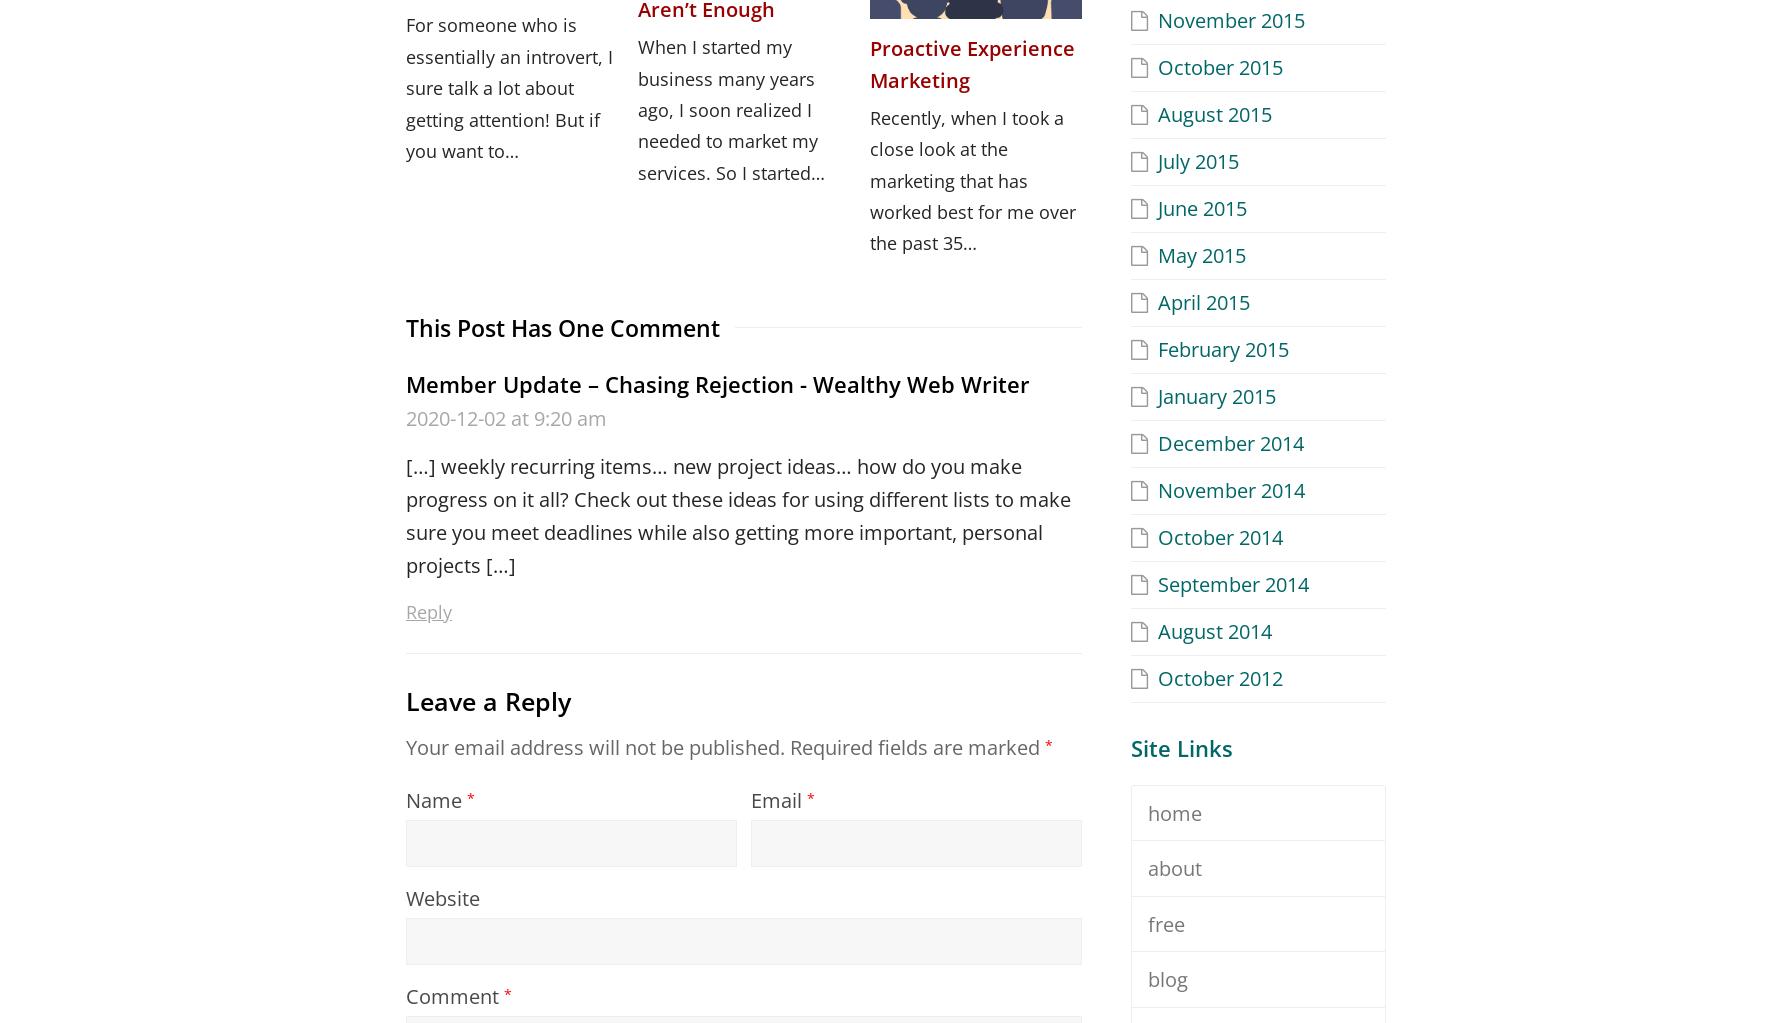  Describe the element at coordinates (1165, 922) in the screenshot. I see `'free'` at that location.